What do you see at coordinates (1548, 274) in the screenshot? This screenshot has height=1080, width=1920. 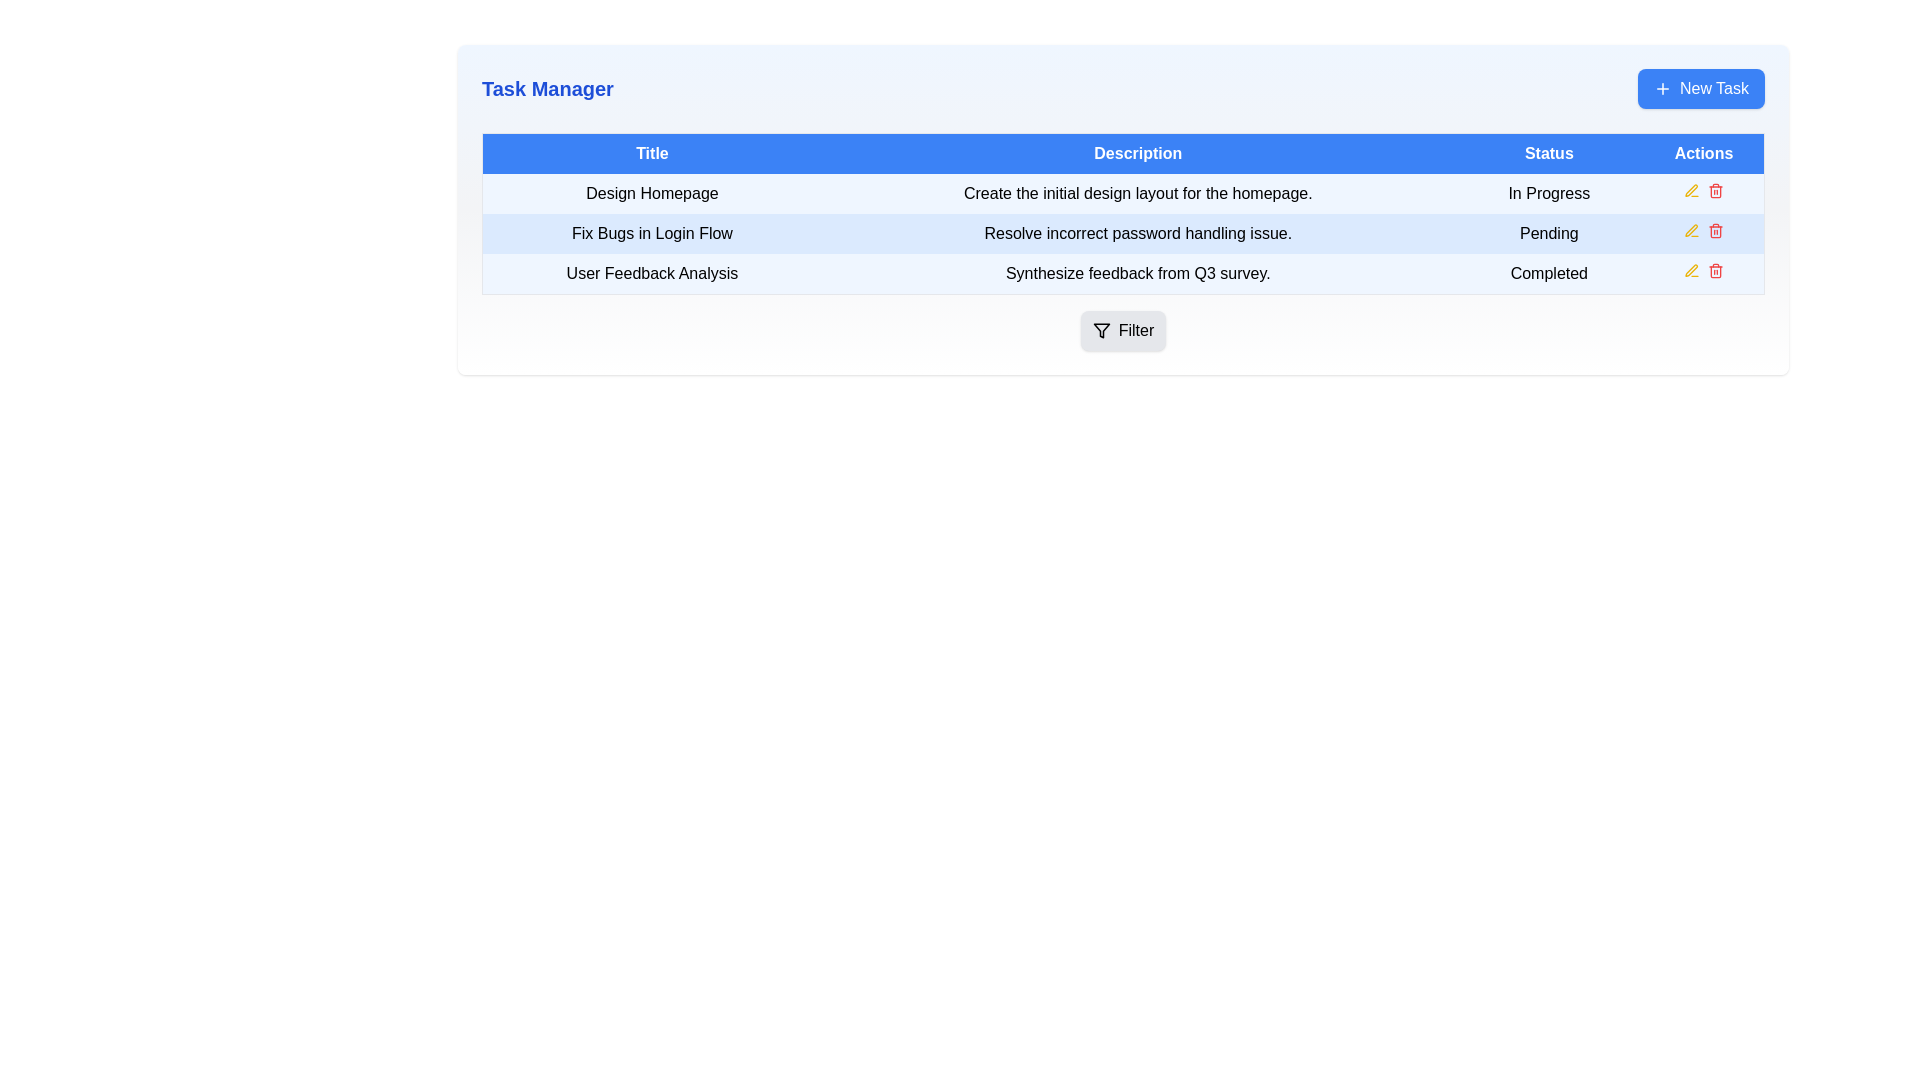 I see `displayed text from the 'Status' column for the 'User Feedback Analysis' task, which is the third entry in the row` at bounding box center [1548, 274].